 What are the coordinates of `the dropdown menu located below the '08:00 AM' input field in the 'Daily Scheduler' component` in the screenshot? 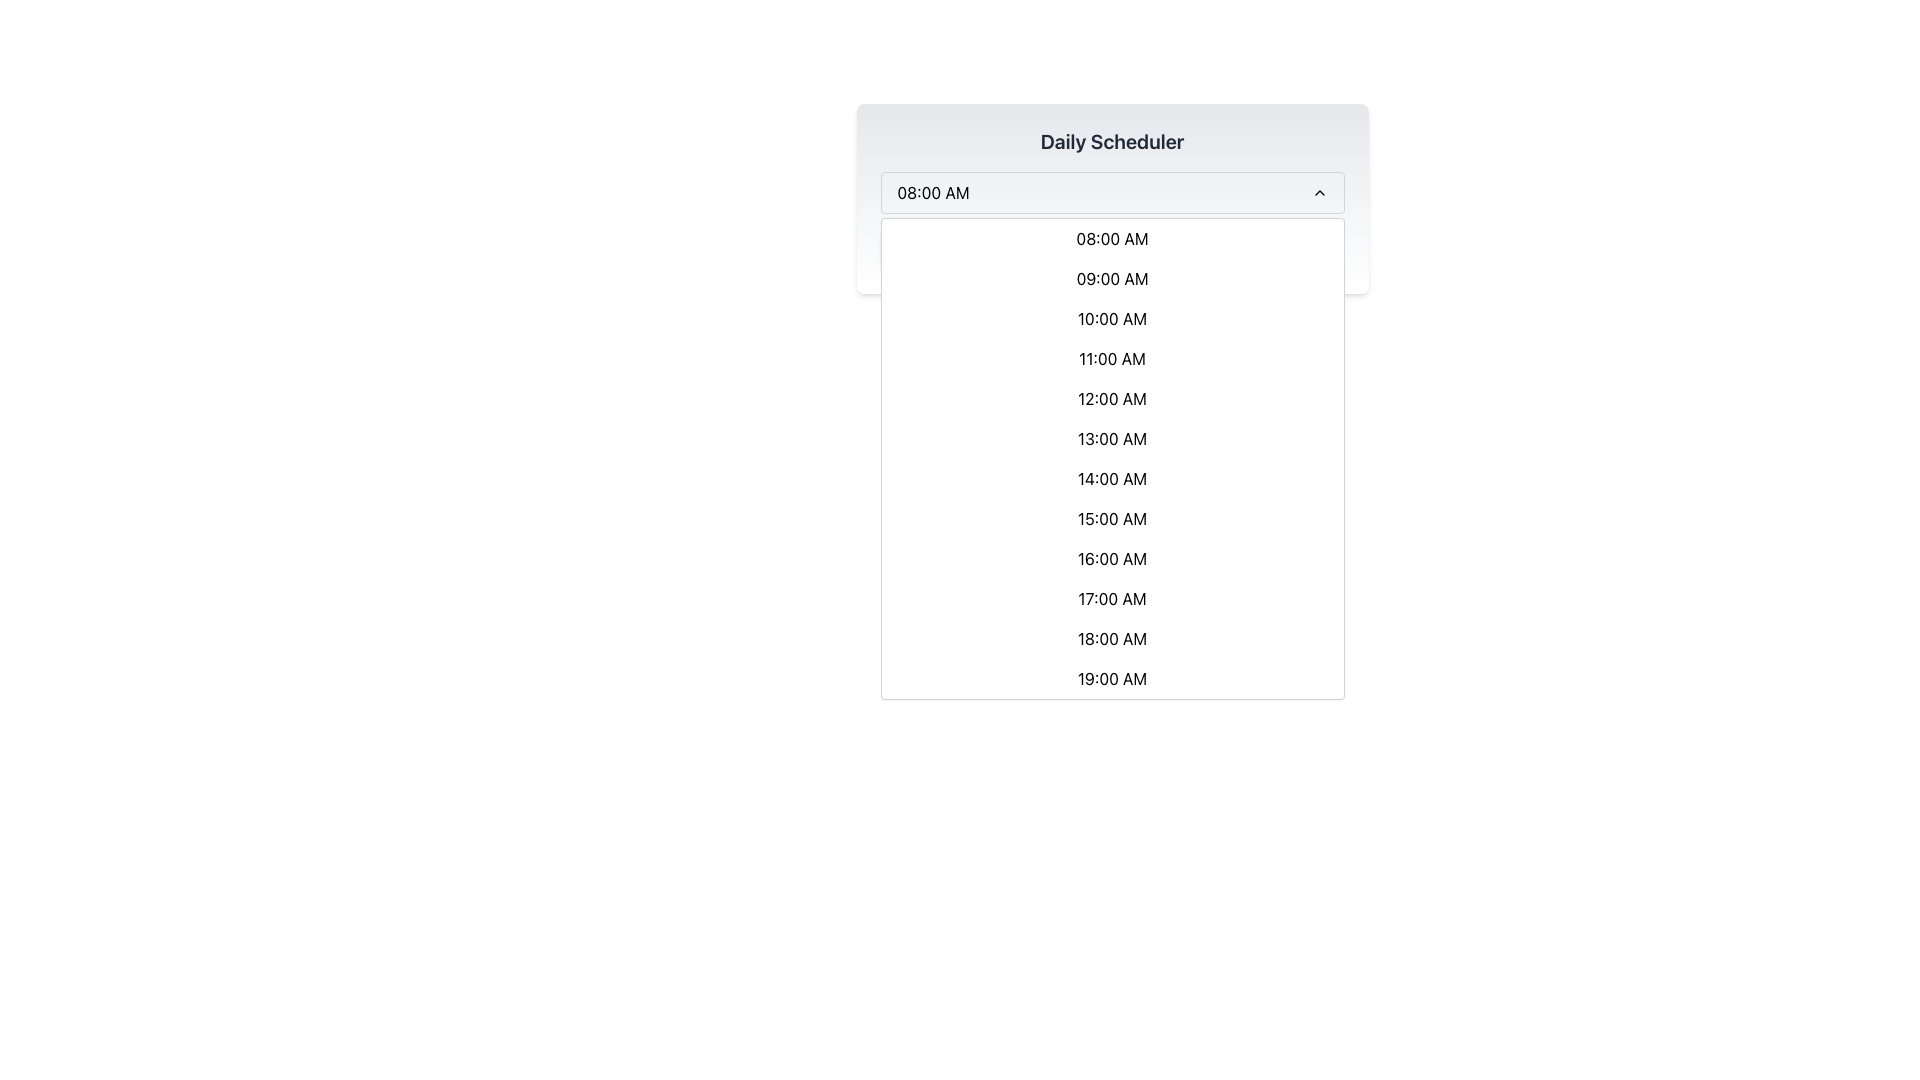 It's located at (1111, 459).